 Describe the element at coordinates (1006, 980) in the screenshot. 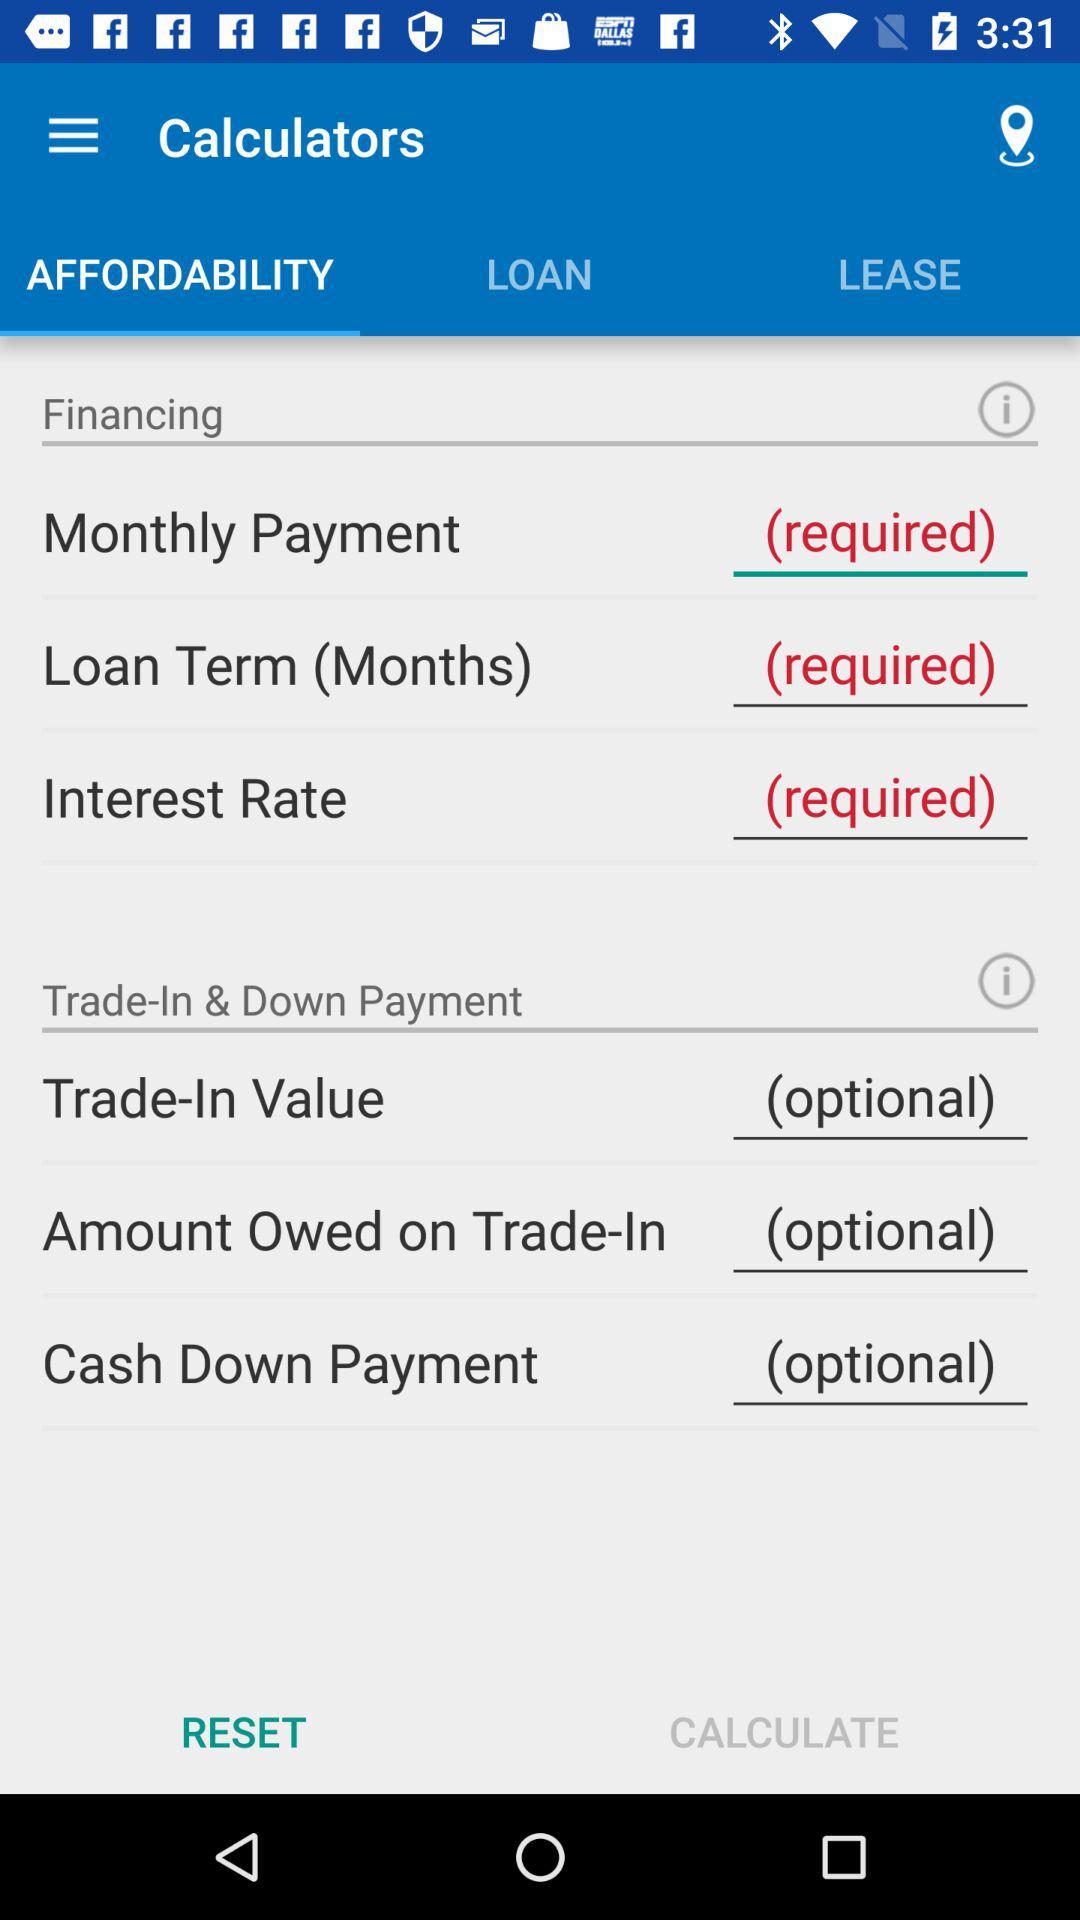

I see `the info icon` at that location.